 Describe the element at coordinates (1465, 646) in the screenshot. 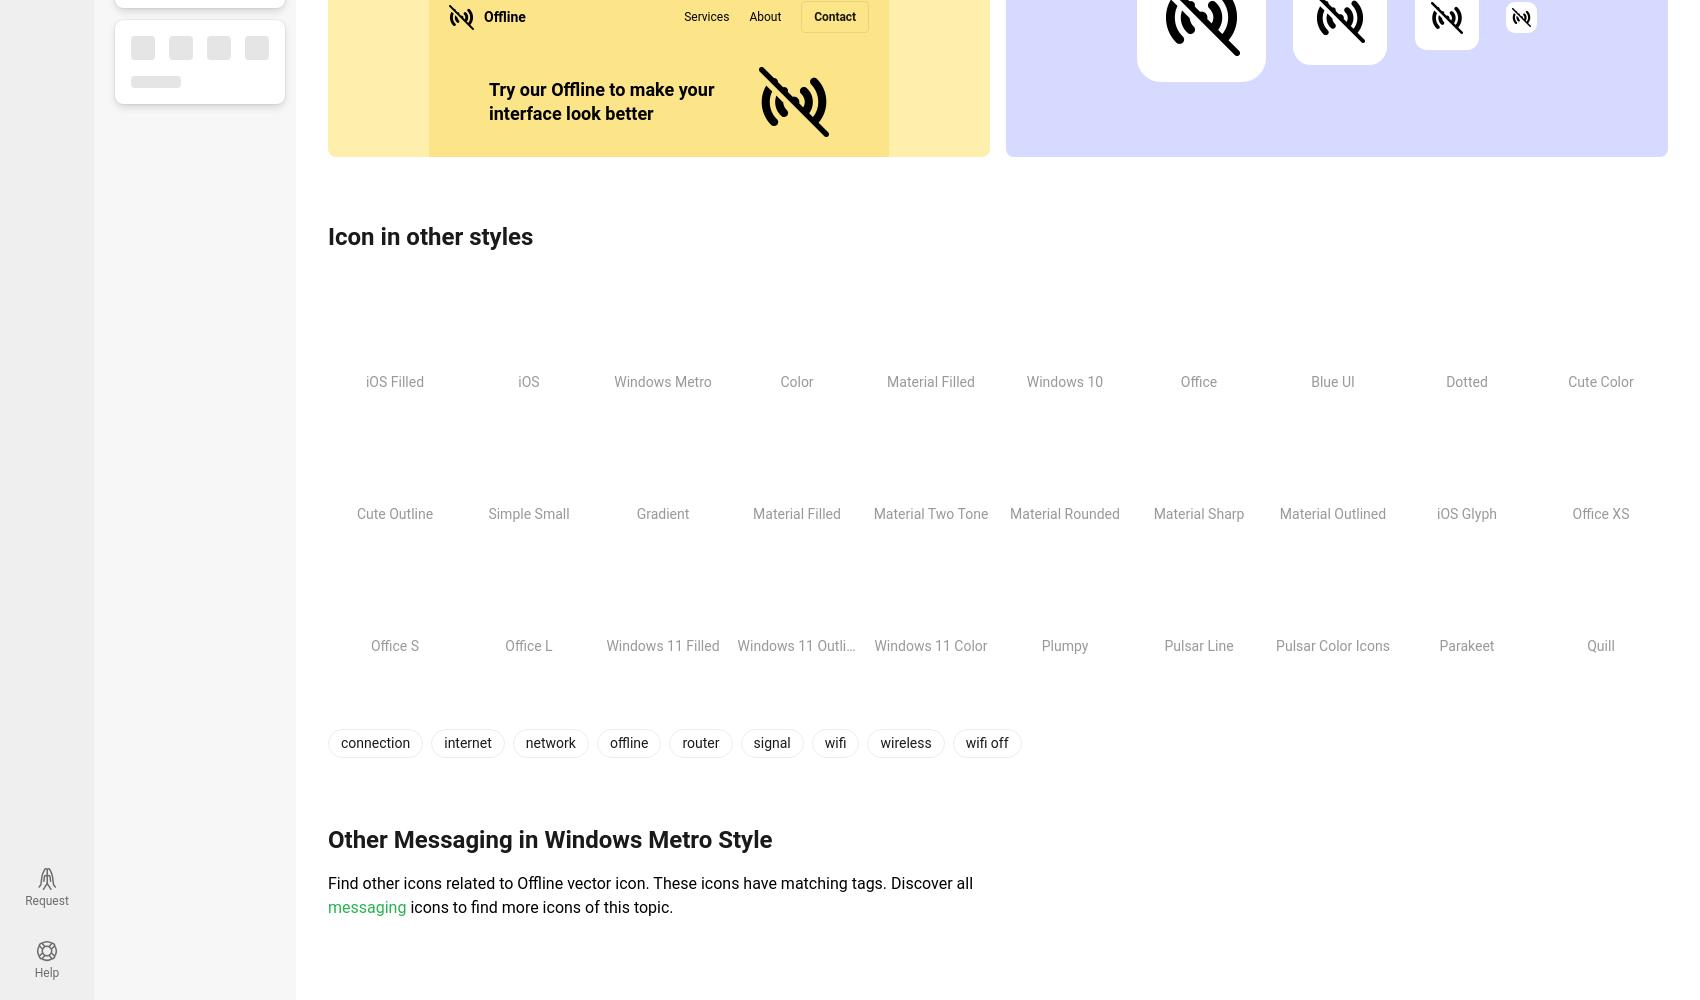

I see `'Parakeet'` at that location.